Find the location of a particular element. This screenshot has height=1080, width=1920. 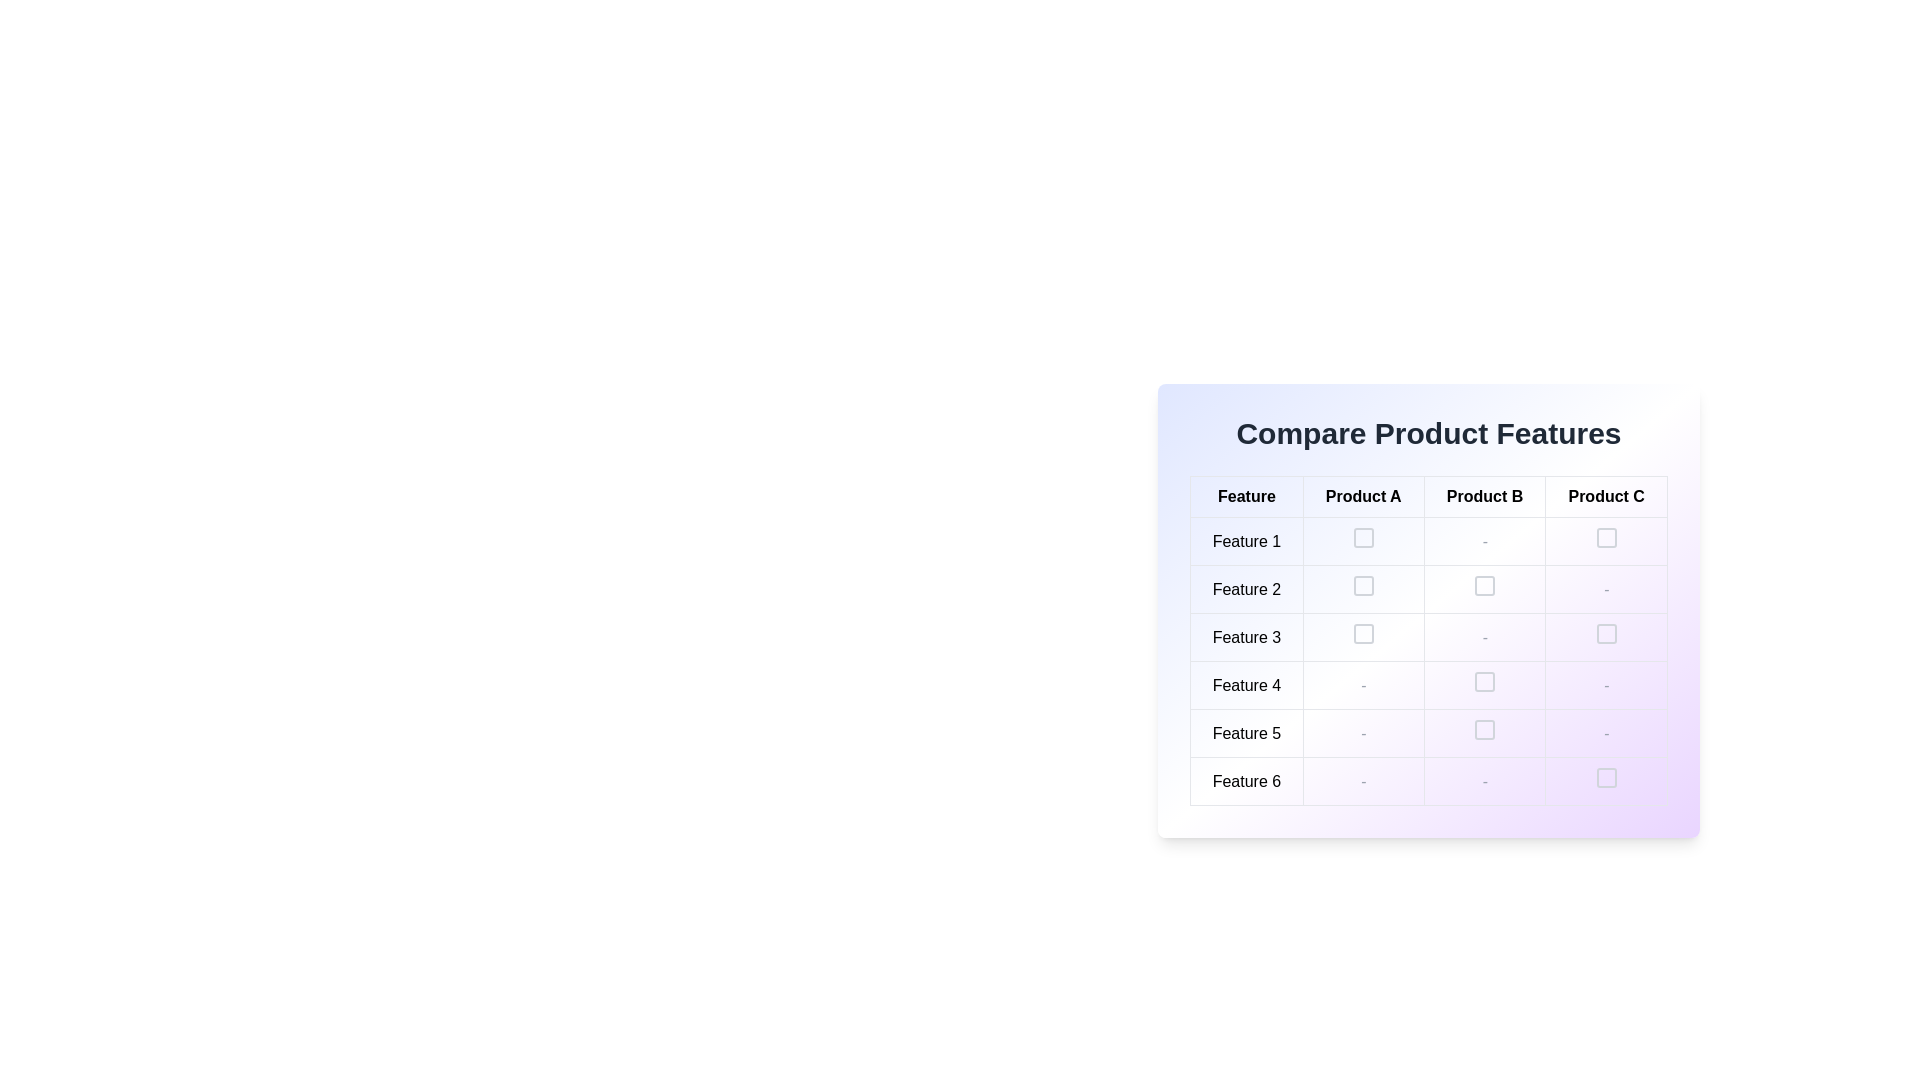

the visual indicator in the second row, third column of the product comparison table is located at coordinates (1428, 588).